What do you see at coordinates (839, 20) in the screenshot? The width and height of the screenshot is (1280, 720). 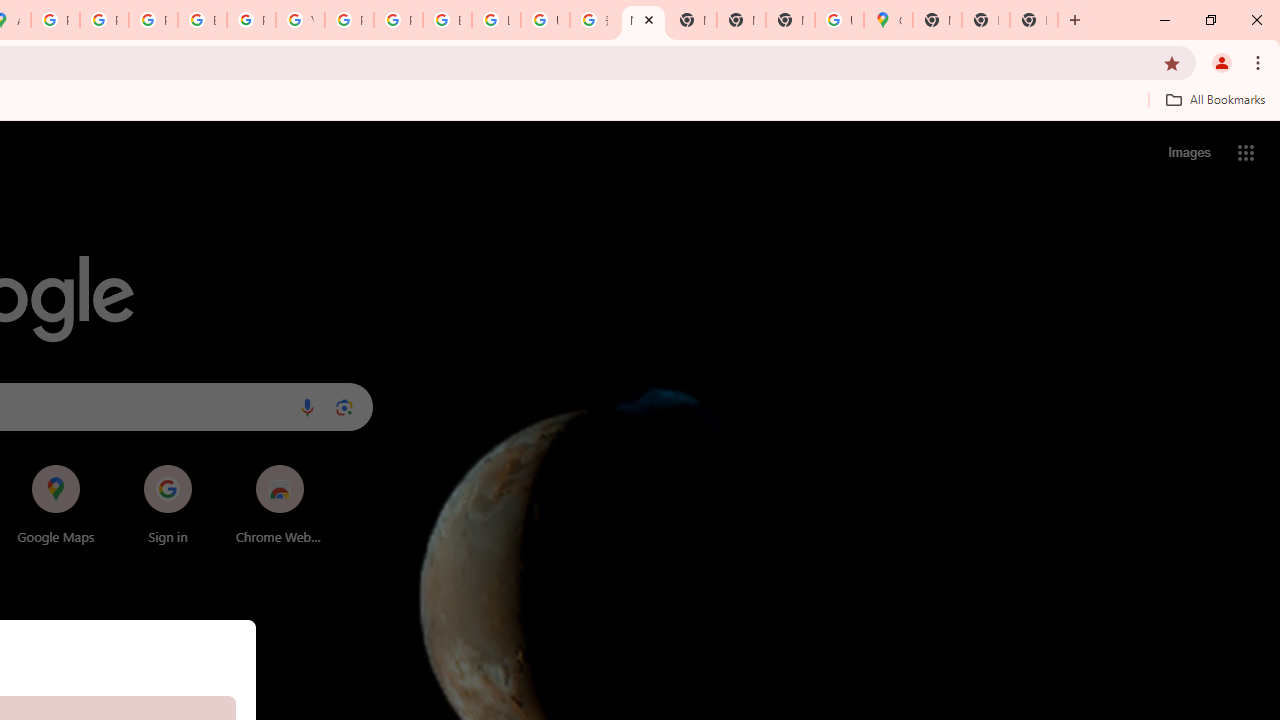 I see `'Use Google Maps in Space - Google Maps Help'` at bounding box center [839, 20].